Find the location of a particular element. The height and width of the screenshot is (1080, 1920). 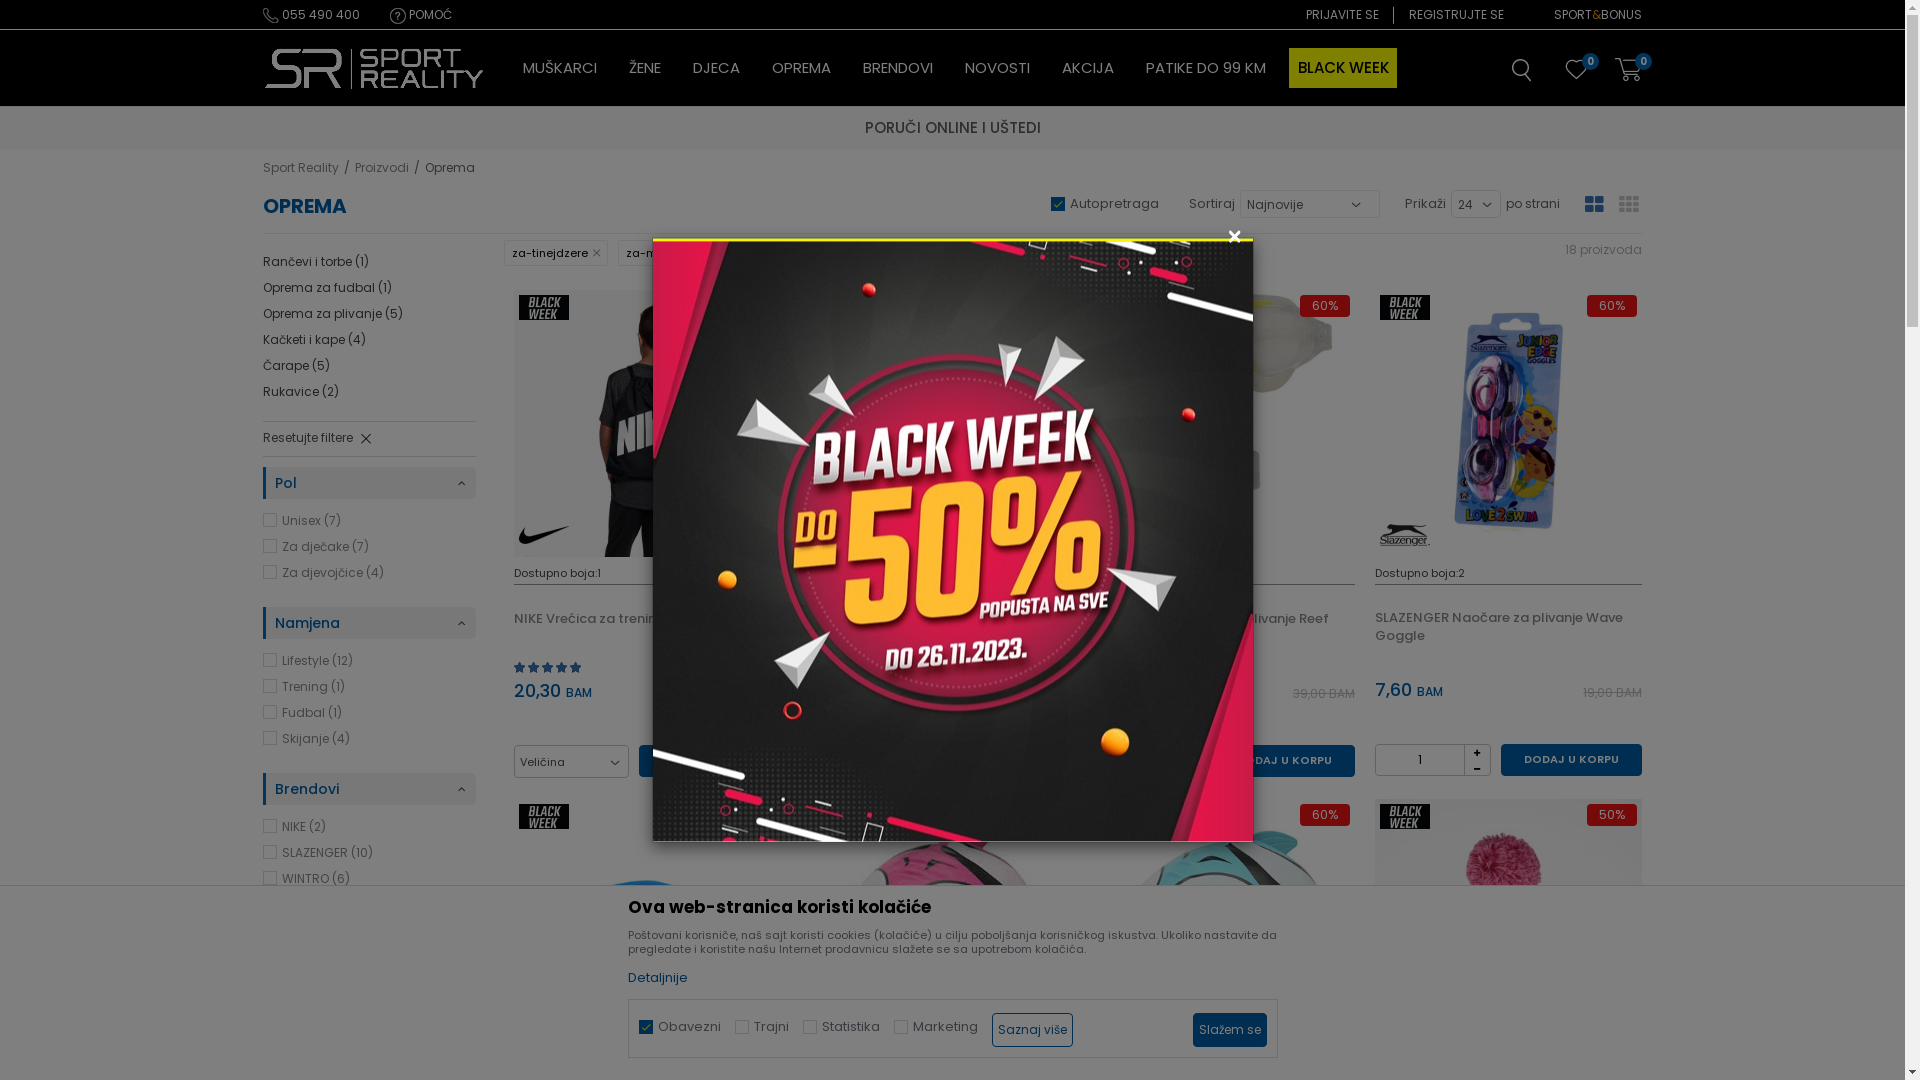

'PRIJAVITE SE' is located at coordinates (1342, 15).